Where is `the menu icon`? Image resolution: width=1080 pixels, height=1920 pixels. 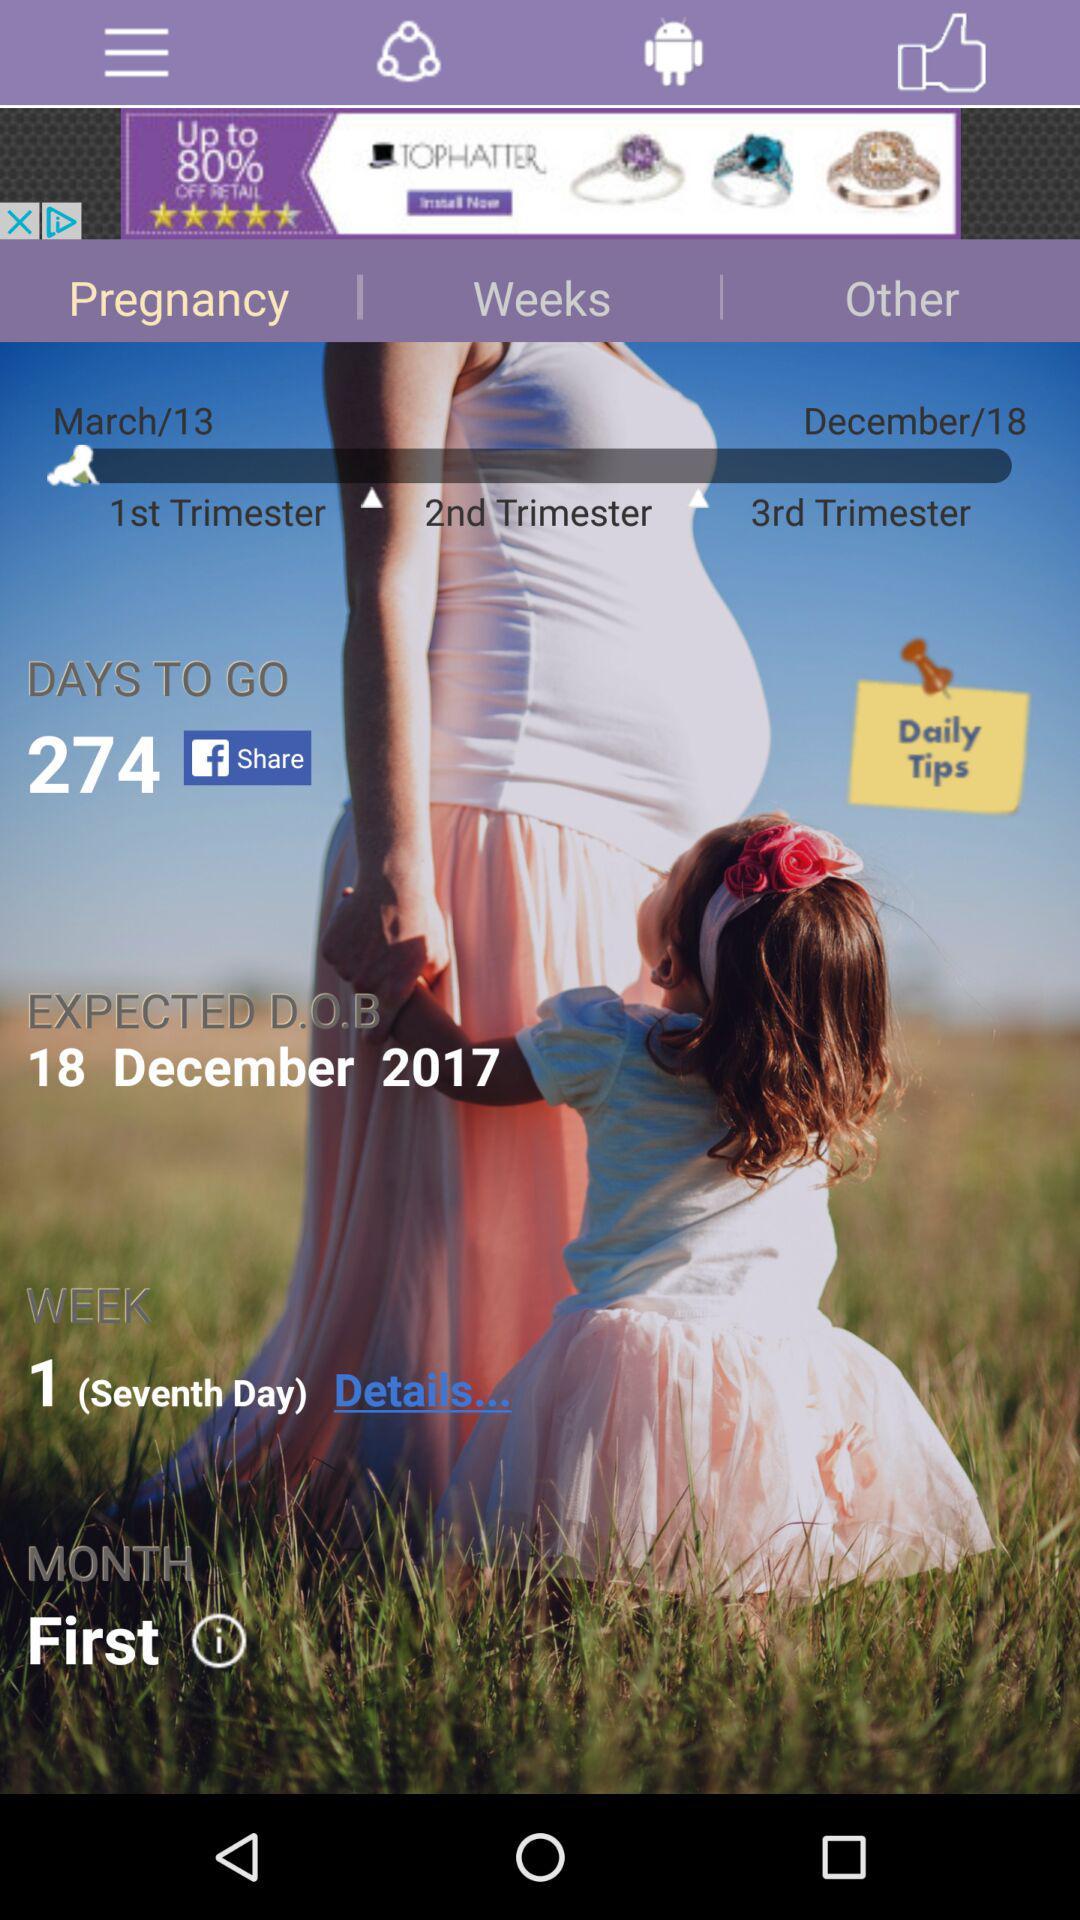 the menu icon is located at coordinates (135, 56).